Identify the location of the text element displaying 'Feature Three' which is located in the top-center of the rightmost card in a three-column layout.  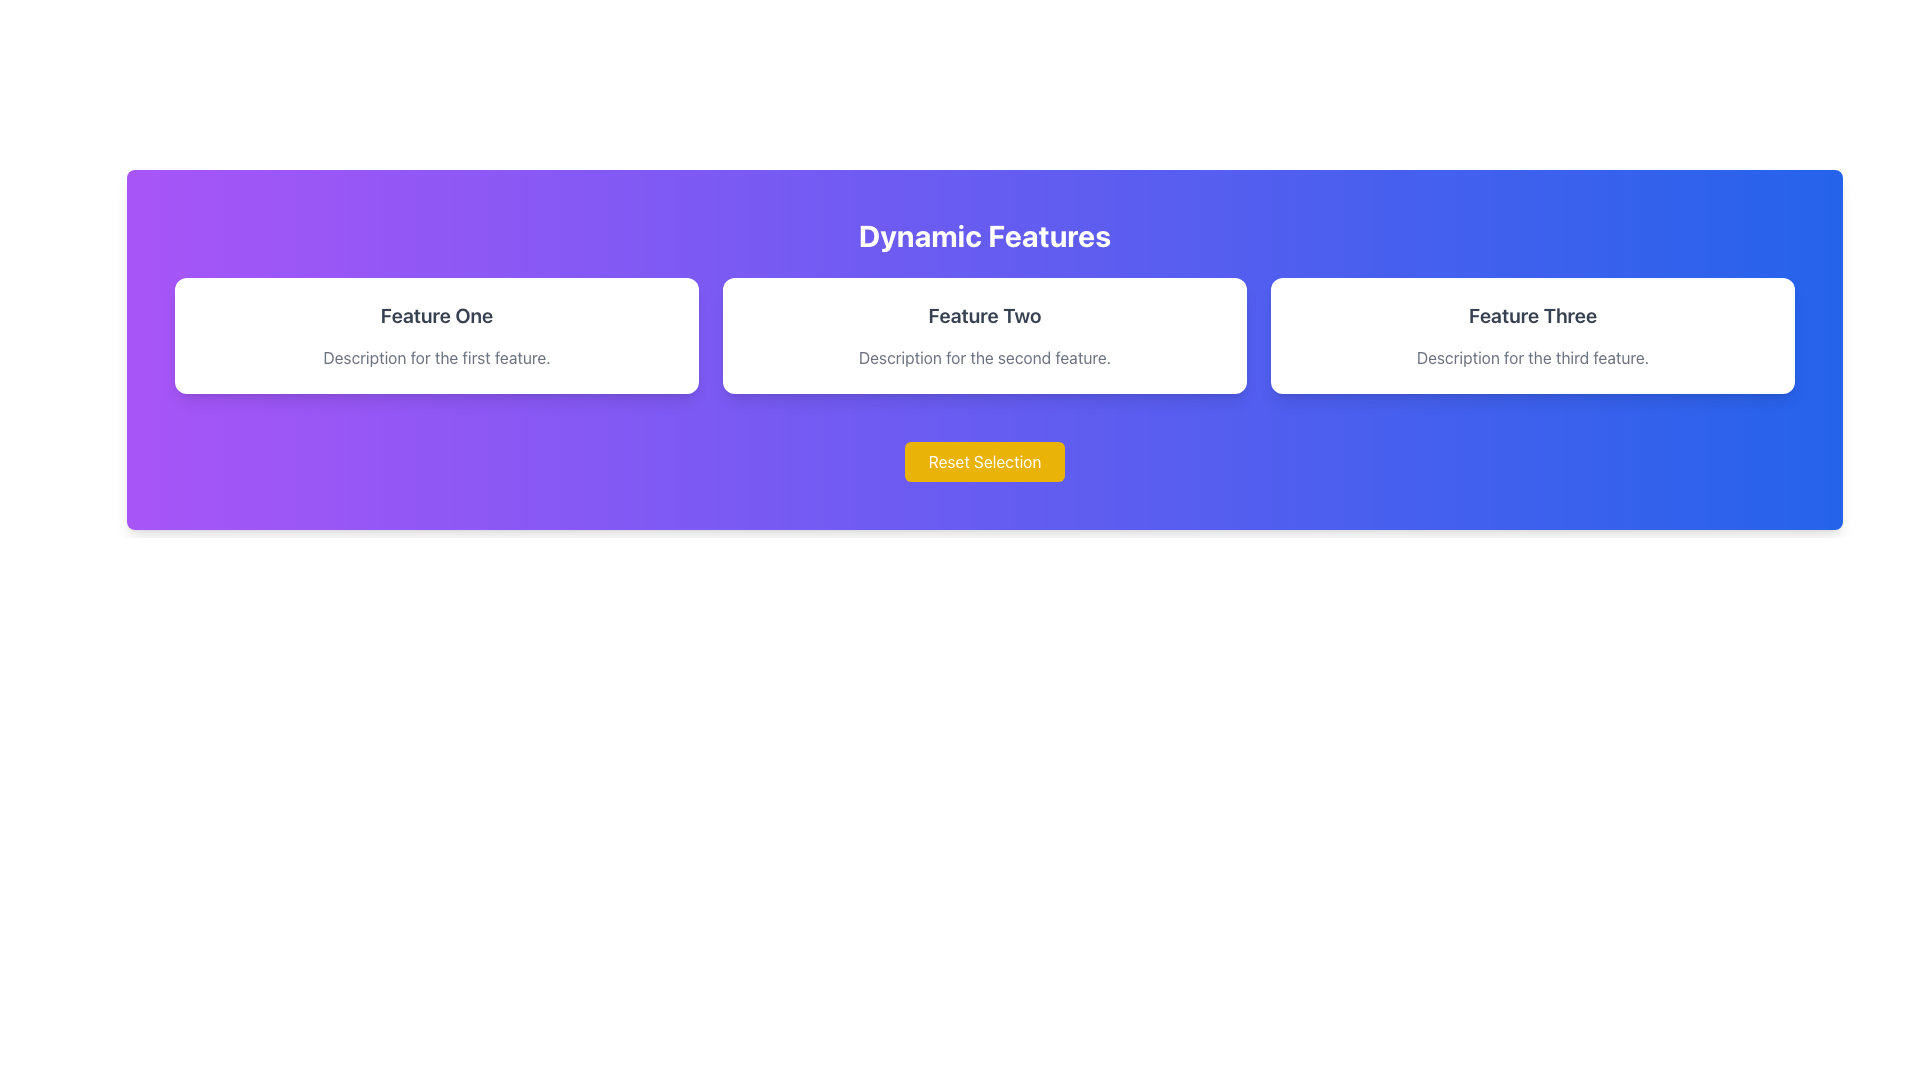
(1531, 315).